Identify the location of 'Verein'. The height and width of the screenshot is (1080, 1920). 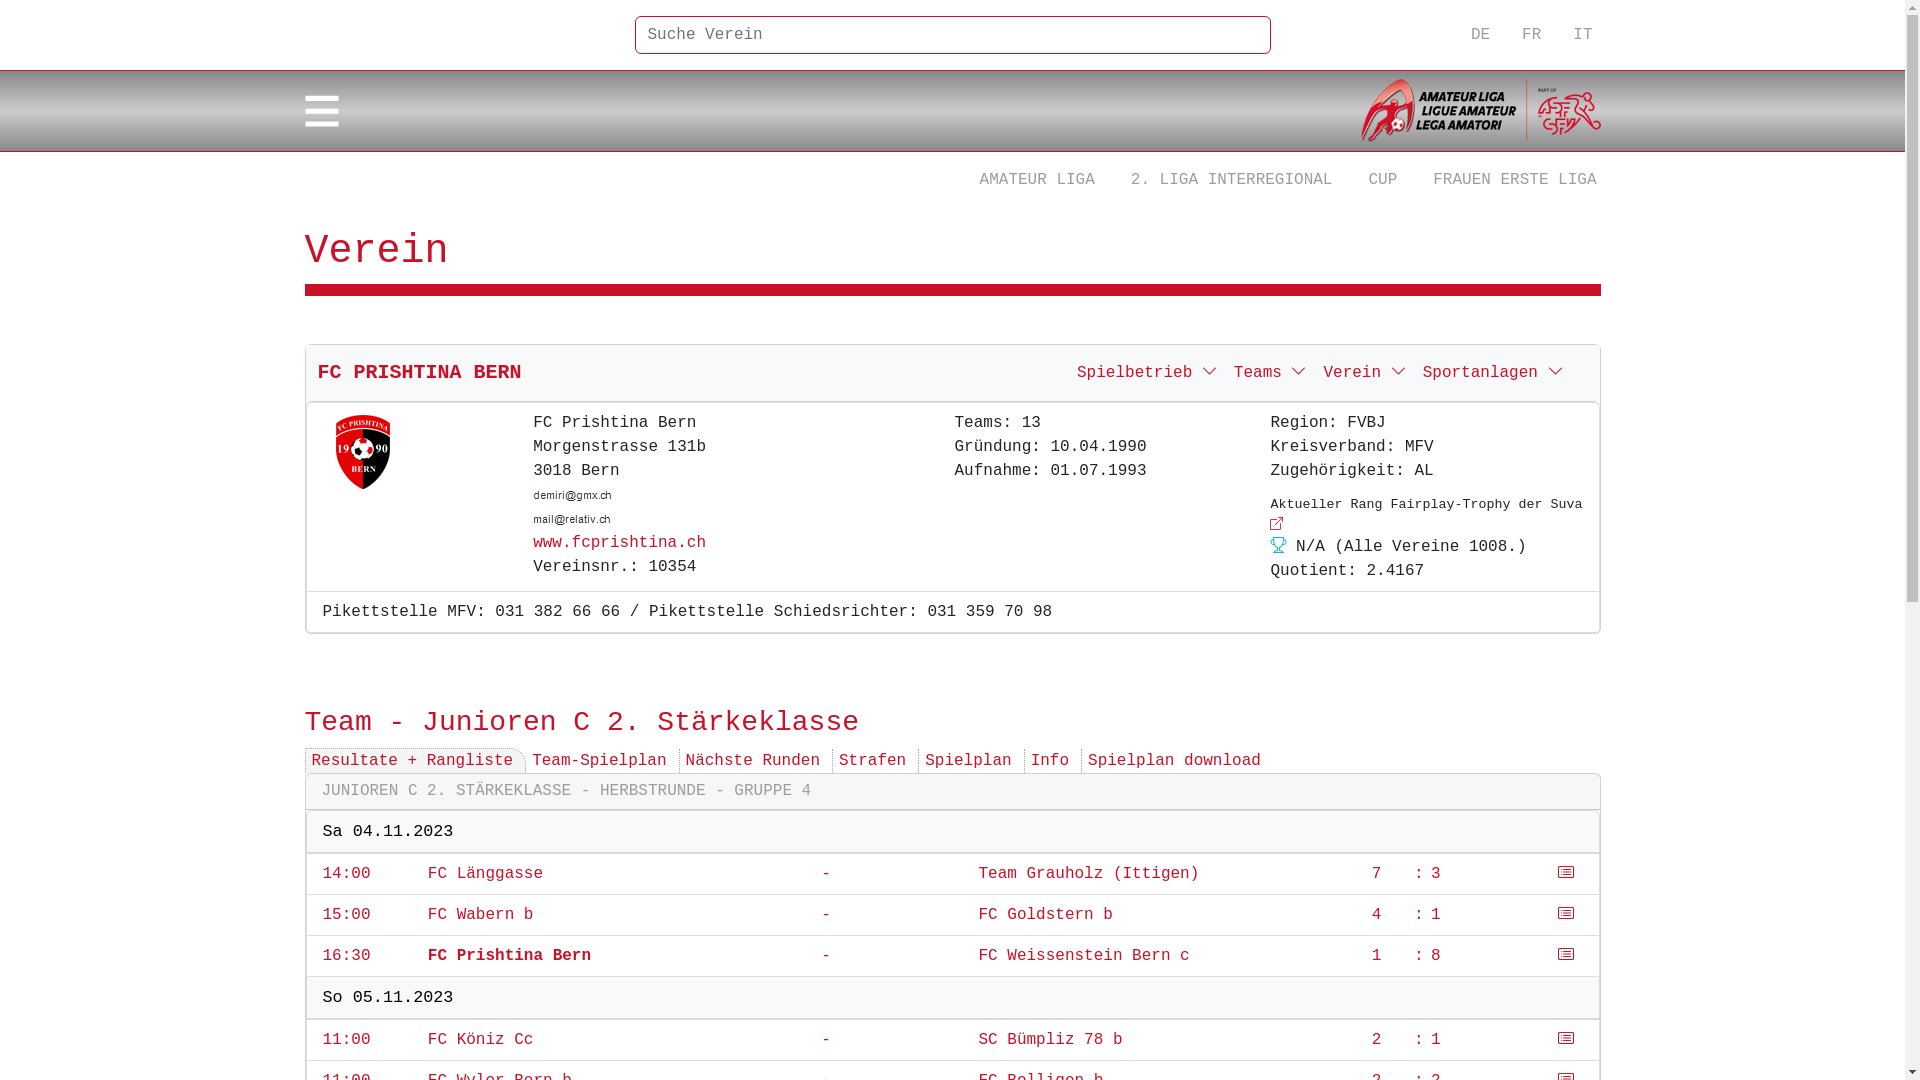
(1315, 373).